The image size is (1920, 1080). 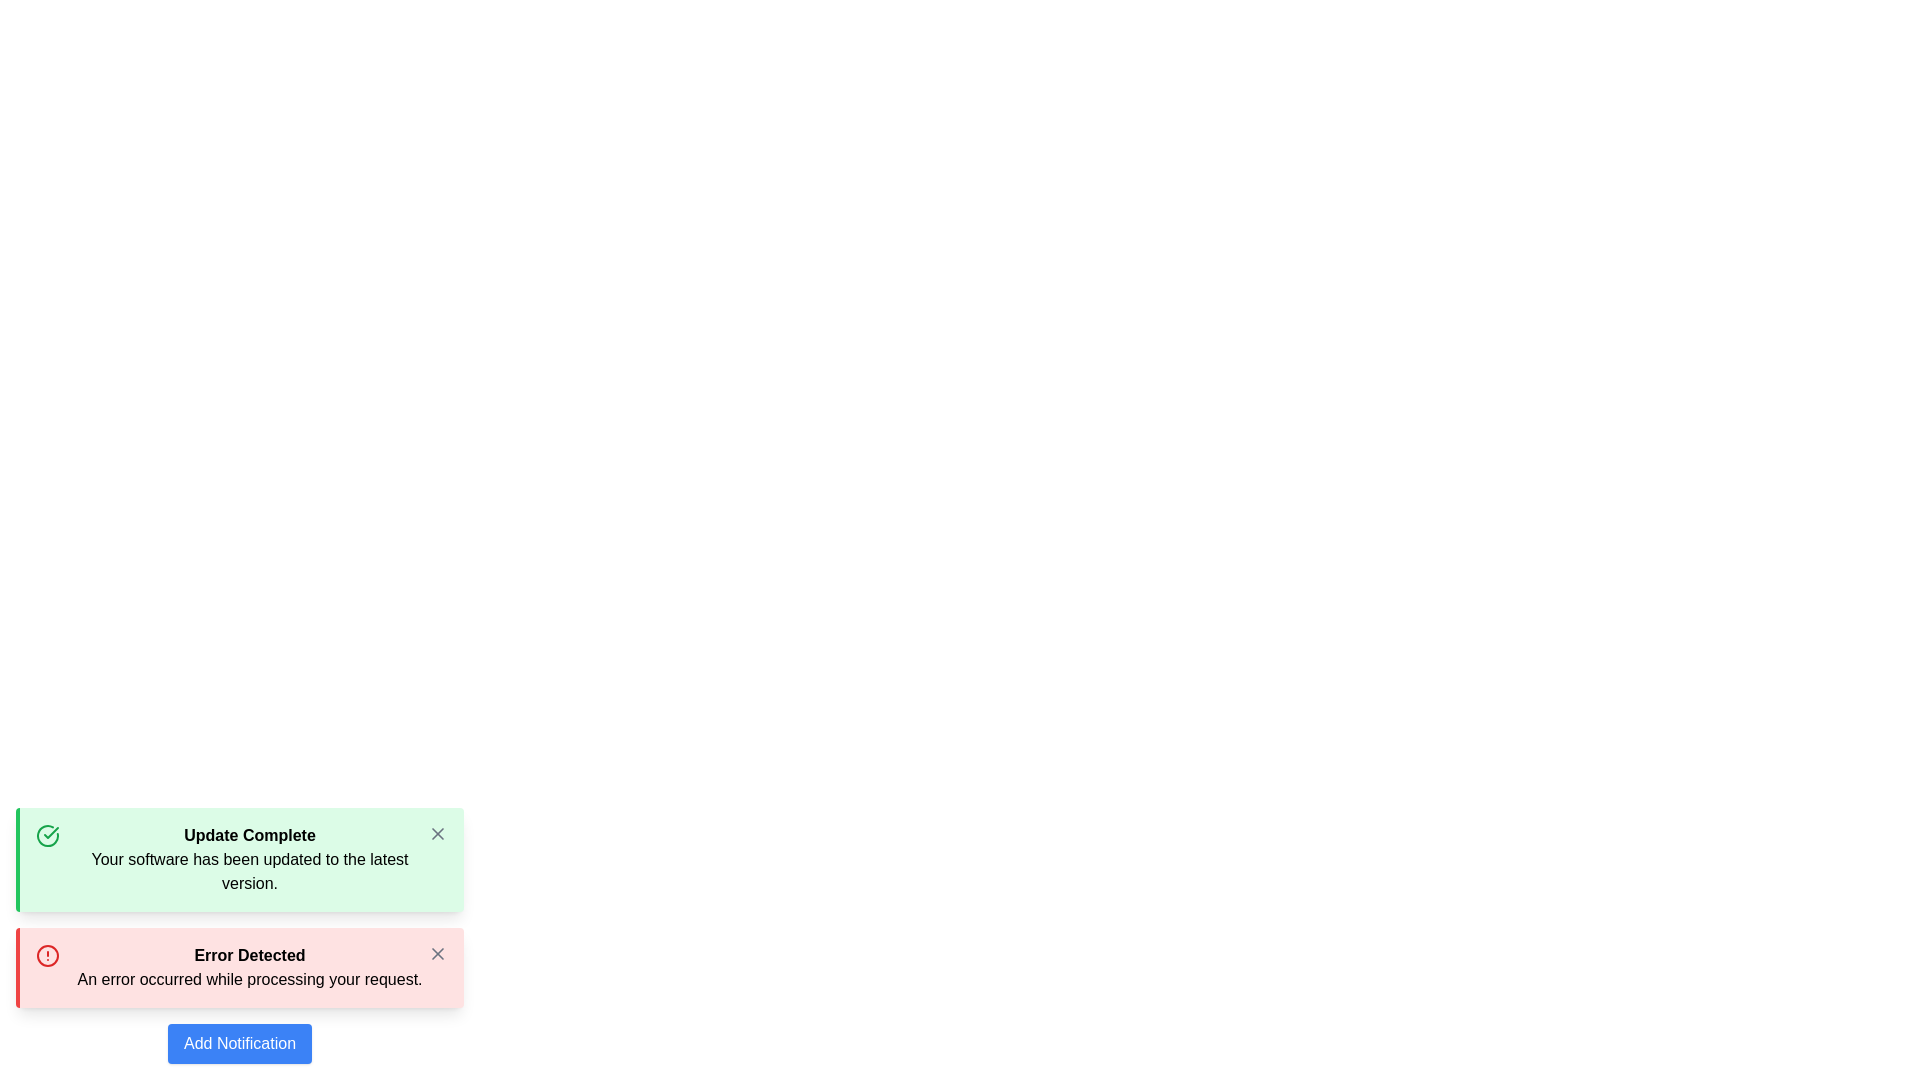 I want to click on the text label displaying 'An error occurred while processing your request' within the red notification box, so click(x=248, y=978).